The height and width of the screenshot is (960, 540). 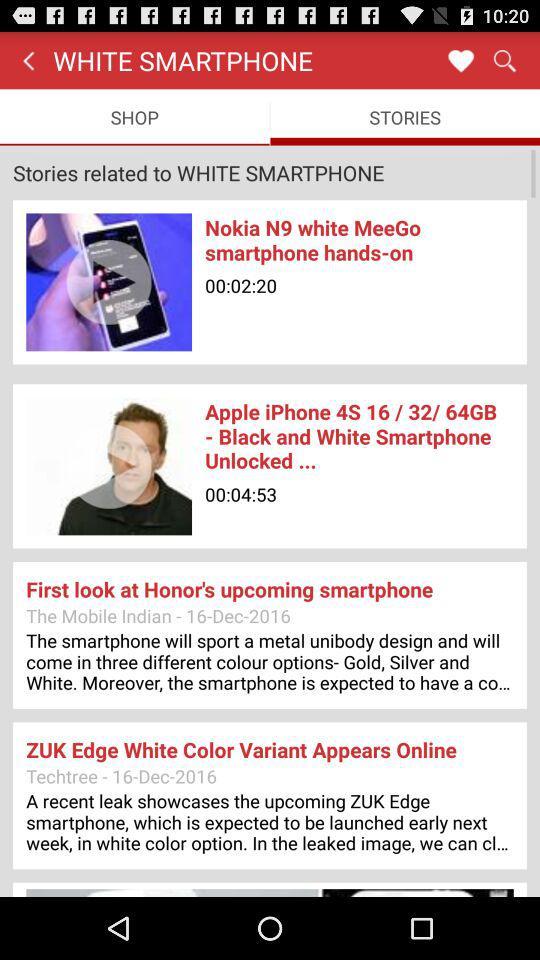 I want to click on item above the stories item, so click(x=503, y=59).